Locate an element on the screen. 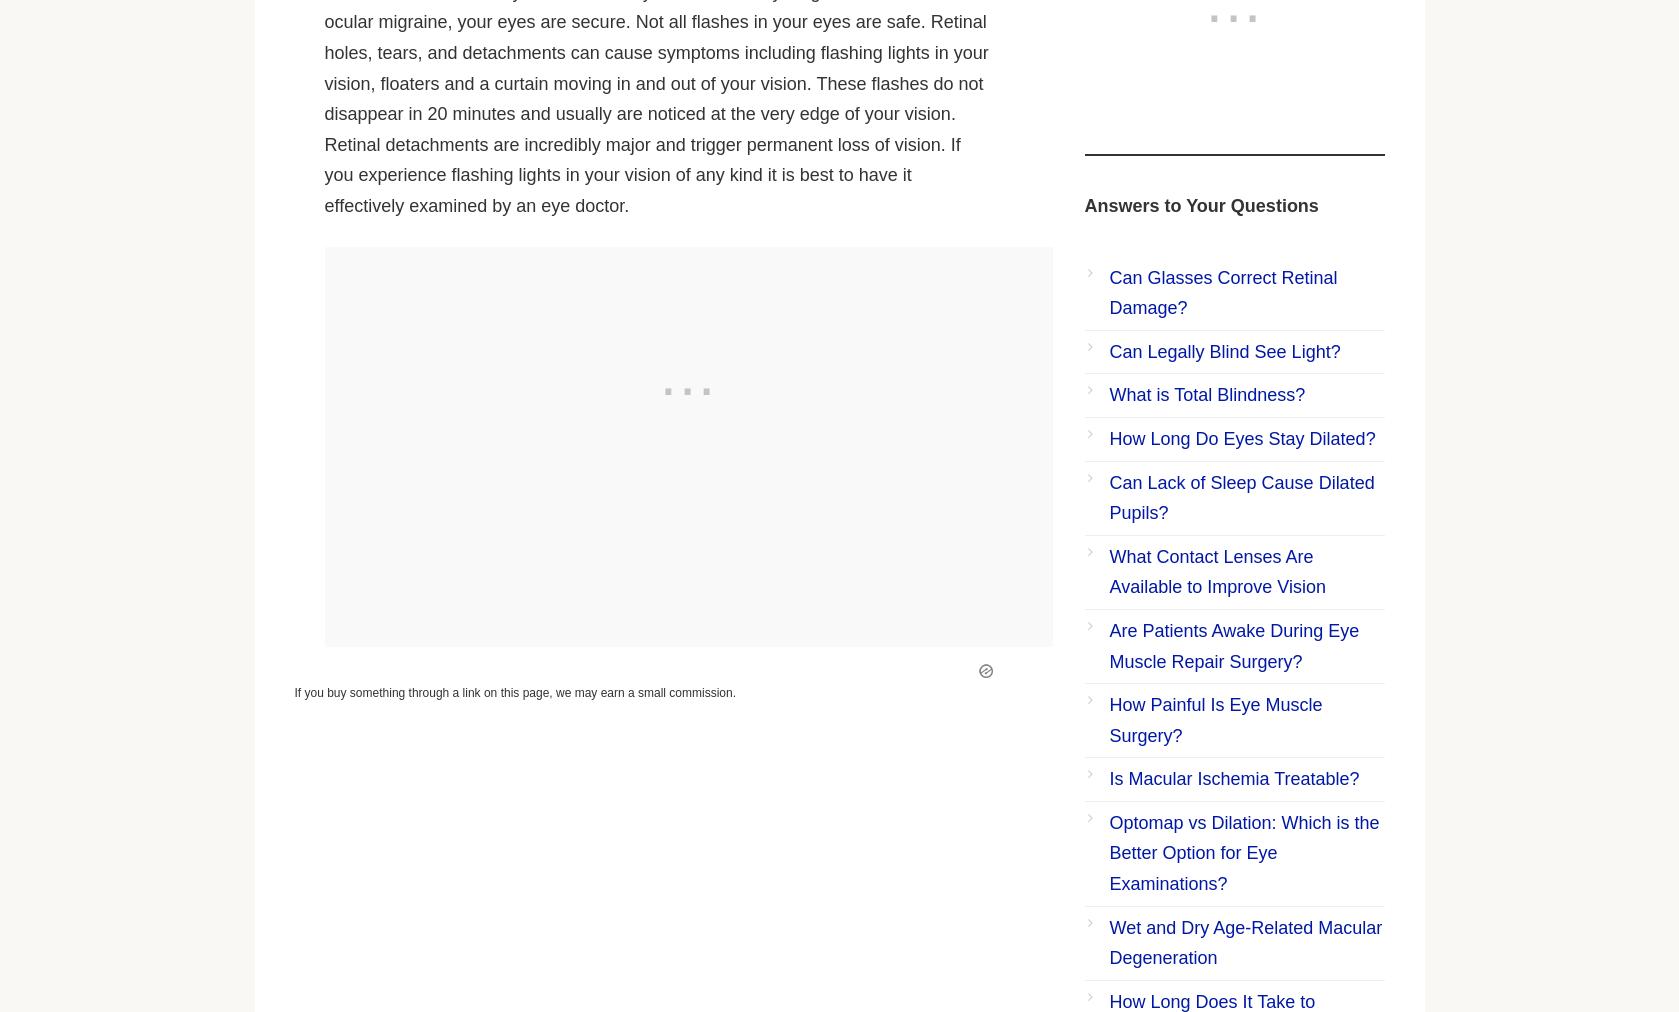  'What is Total Blindness?' is located at coordinates (1206, 394).